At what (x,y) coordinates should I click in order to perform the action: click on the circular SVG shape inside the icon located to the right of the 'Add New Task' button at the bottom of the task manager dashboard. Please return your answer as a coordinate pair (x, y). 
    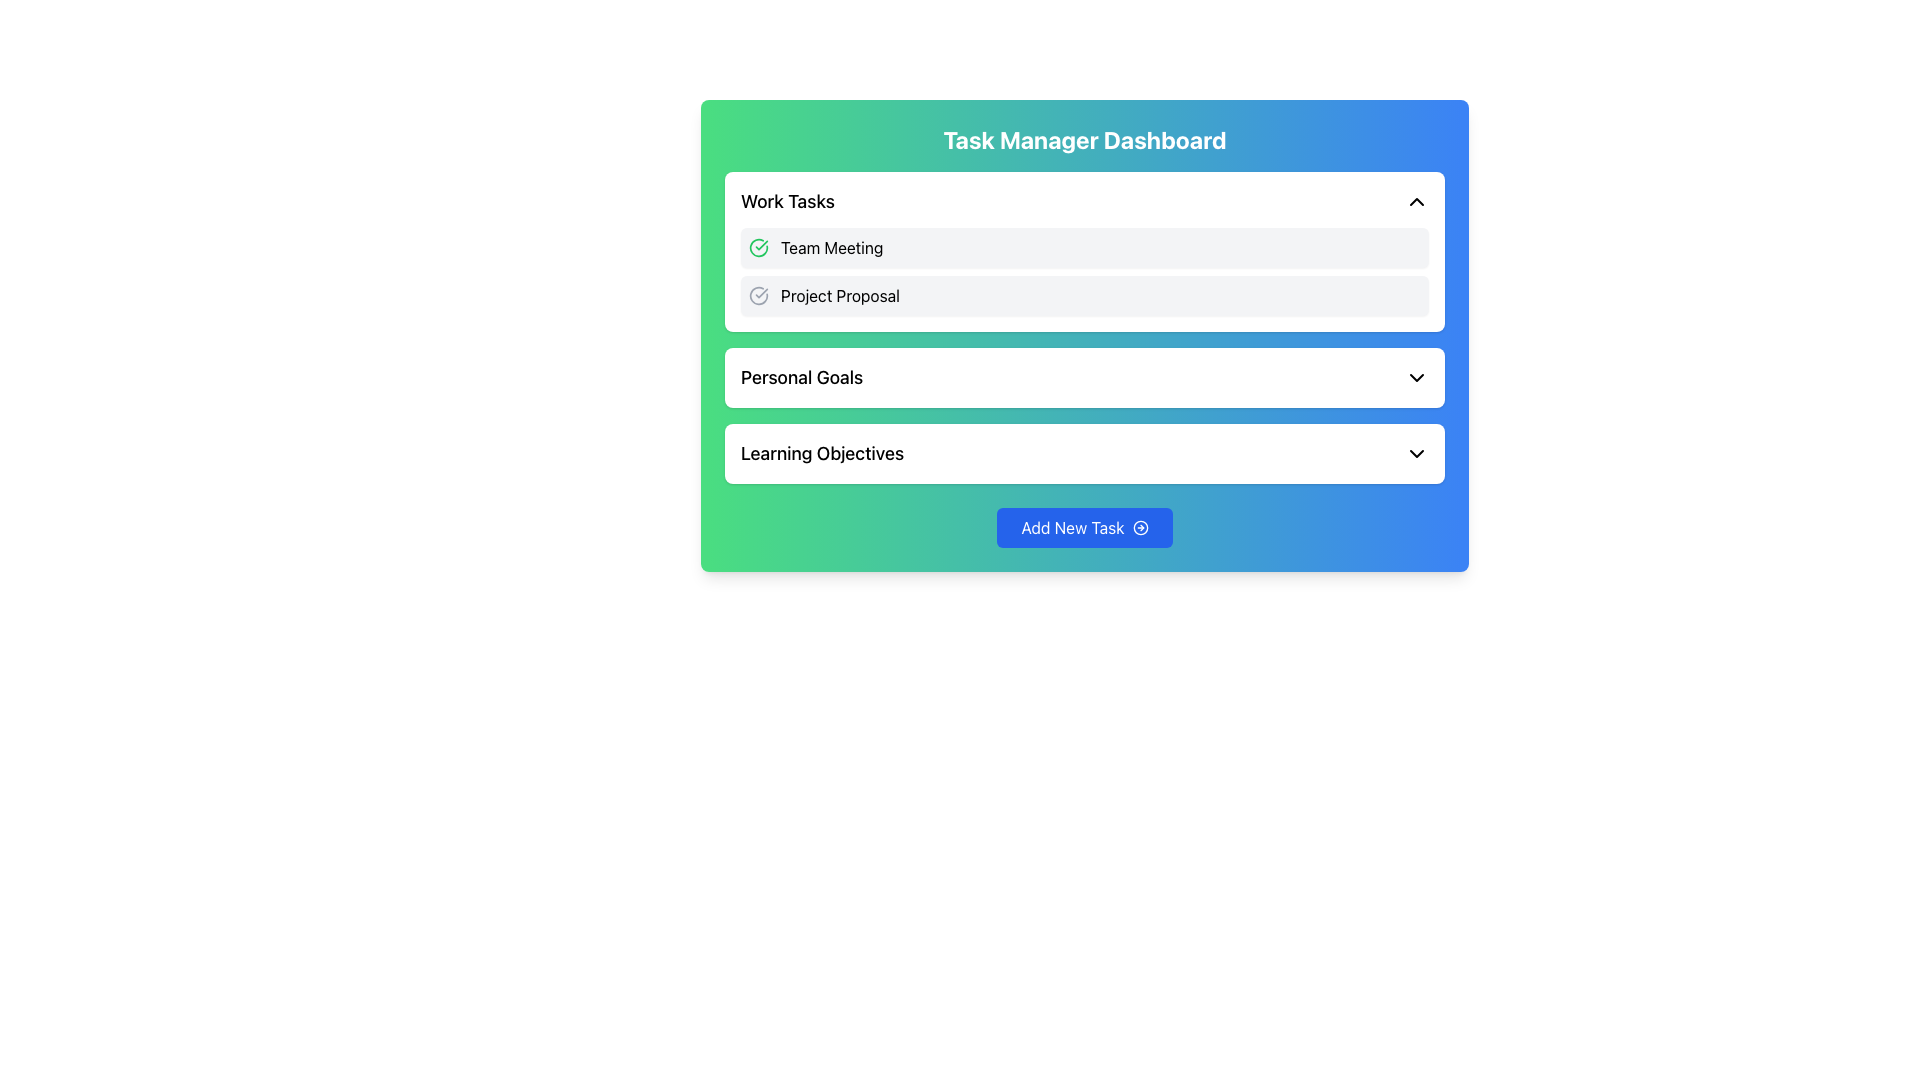
    Looking at the image, I should click on (1140, 527).